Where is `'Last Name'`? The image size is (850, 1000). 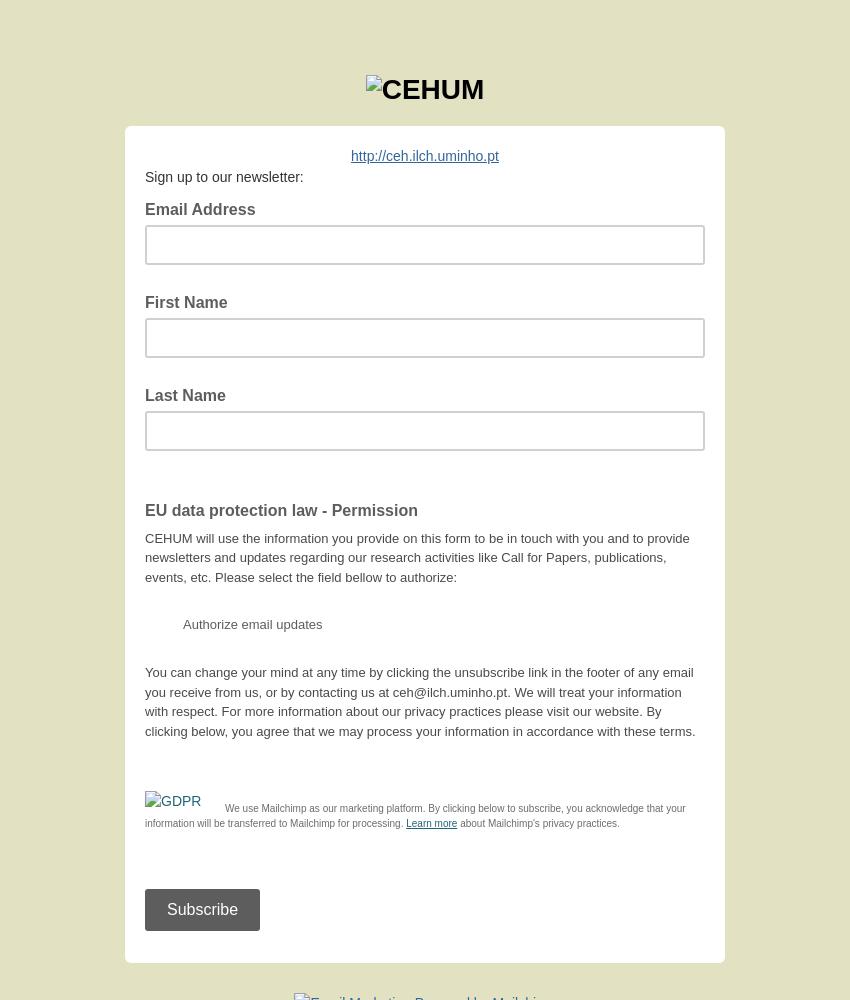 'Last Name' is located at coordinates (145, 394).